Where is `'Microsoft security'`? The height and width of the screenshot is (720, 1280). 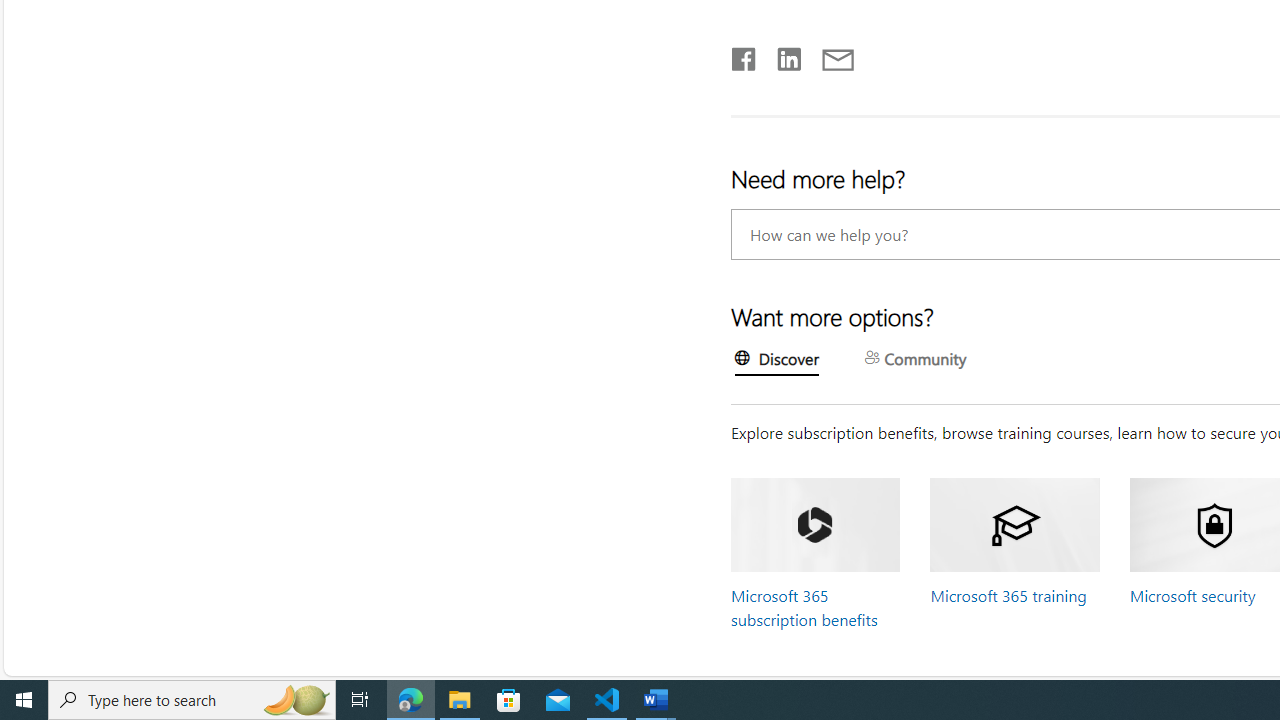
'Microsoft security' is located at coordinates (1192, 594).